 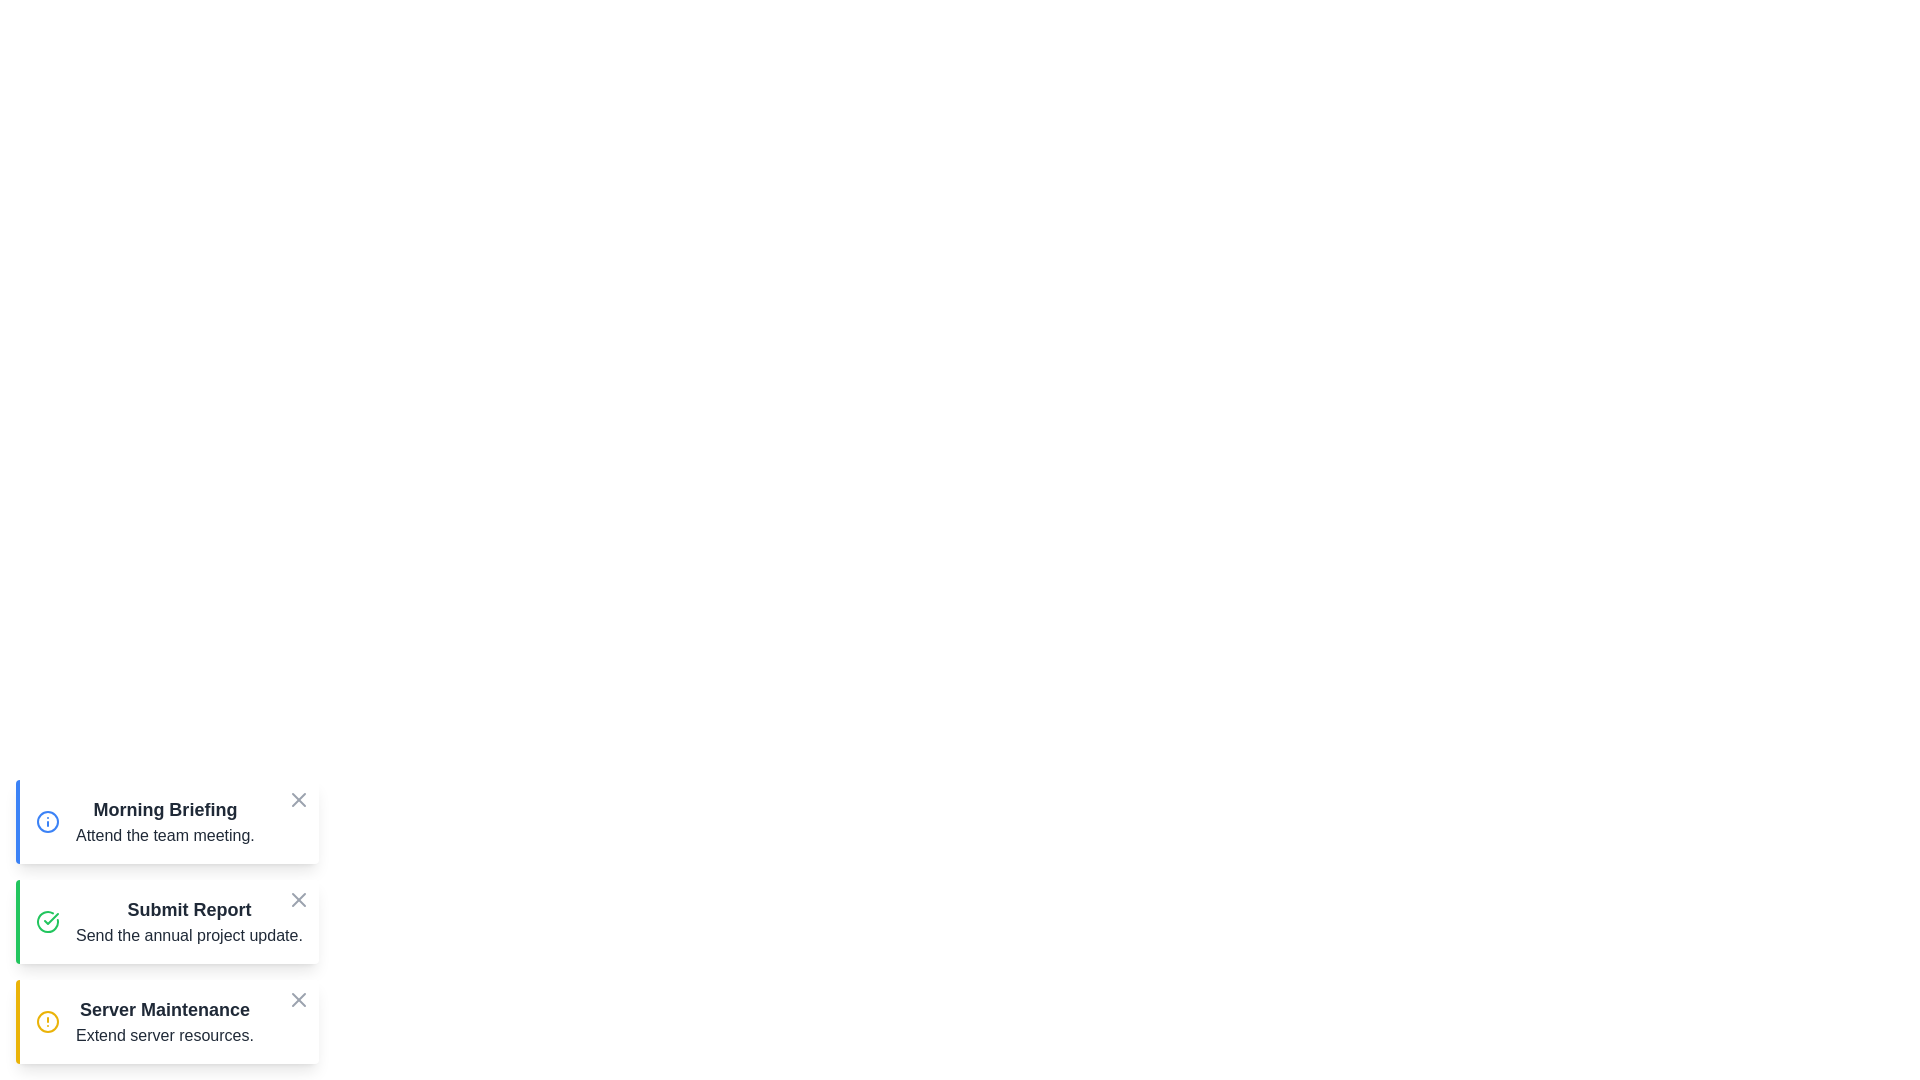 What do you see at coordinates (165, 836) in the screenshot?
I see `the Text Label that provides supplementary information for 'Morning Briefing', which is aligned below the heading in a vertically-stacked layout` at bounding box center [165, 836].